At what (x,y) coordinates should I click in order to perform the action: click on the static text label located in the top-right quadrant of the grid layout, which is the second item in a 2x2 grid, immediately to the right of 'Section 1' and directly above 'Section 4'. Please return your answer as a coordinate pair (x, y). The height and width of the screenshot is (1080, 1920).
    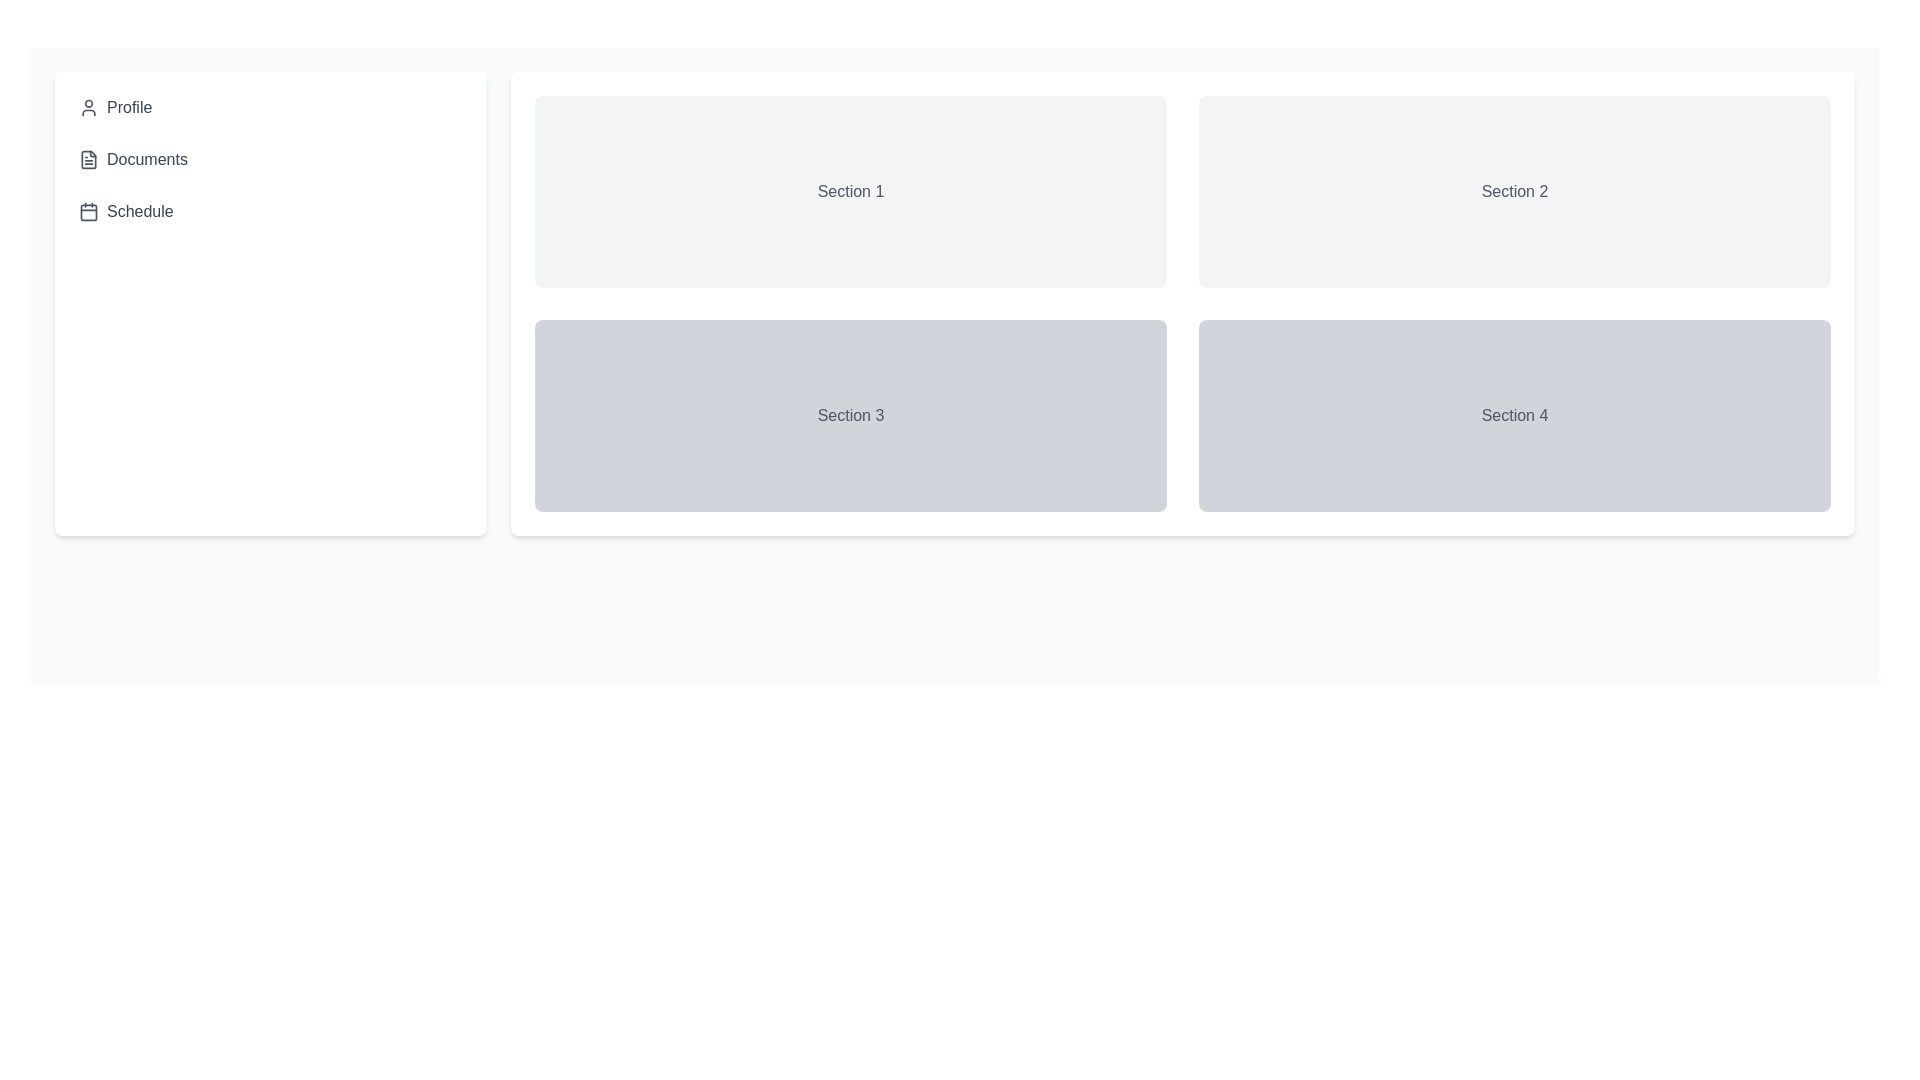
    Looking at the image, I should click on (1515, 192).